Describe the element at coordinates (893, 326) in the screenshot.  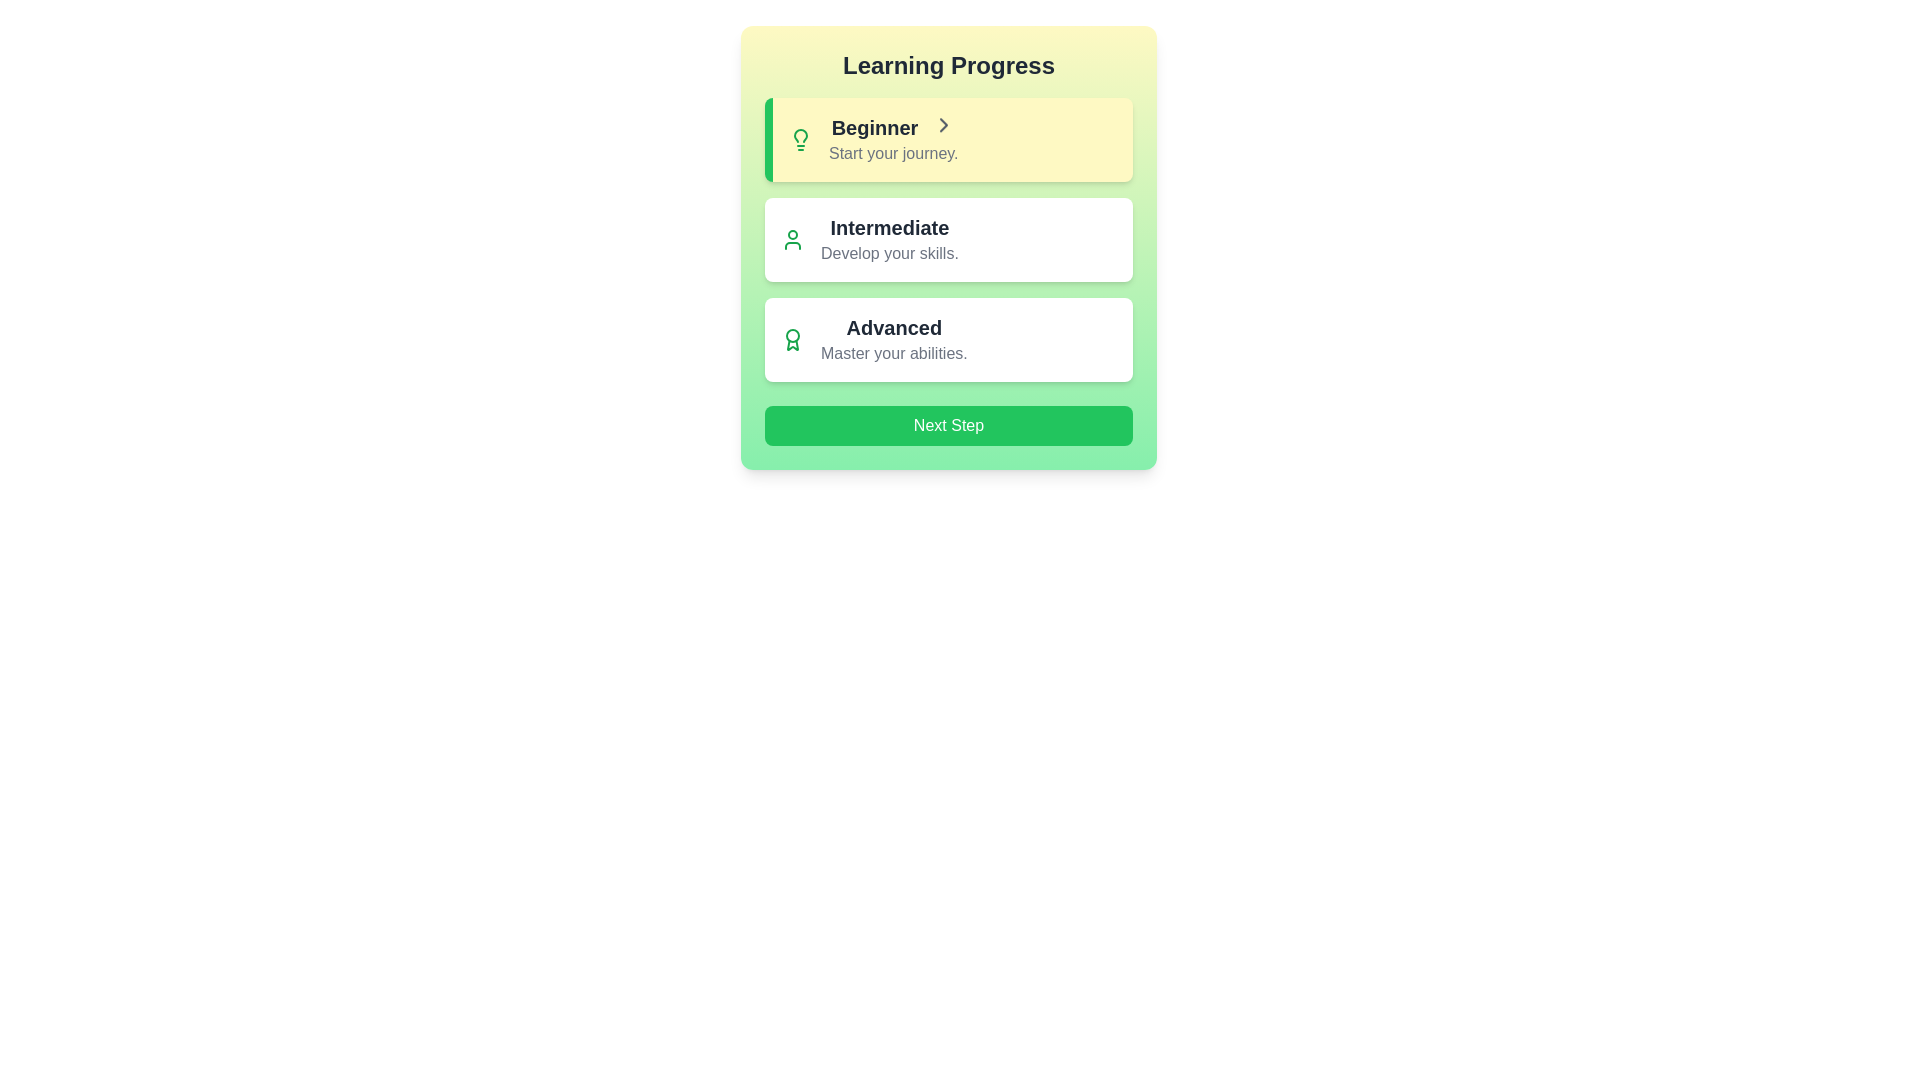
I see `the text label in the third row of the 'Learning Progress' card that indicates the advanced level in the learning progression, positioned above the text 'Master your abilities.'` at that location.